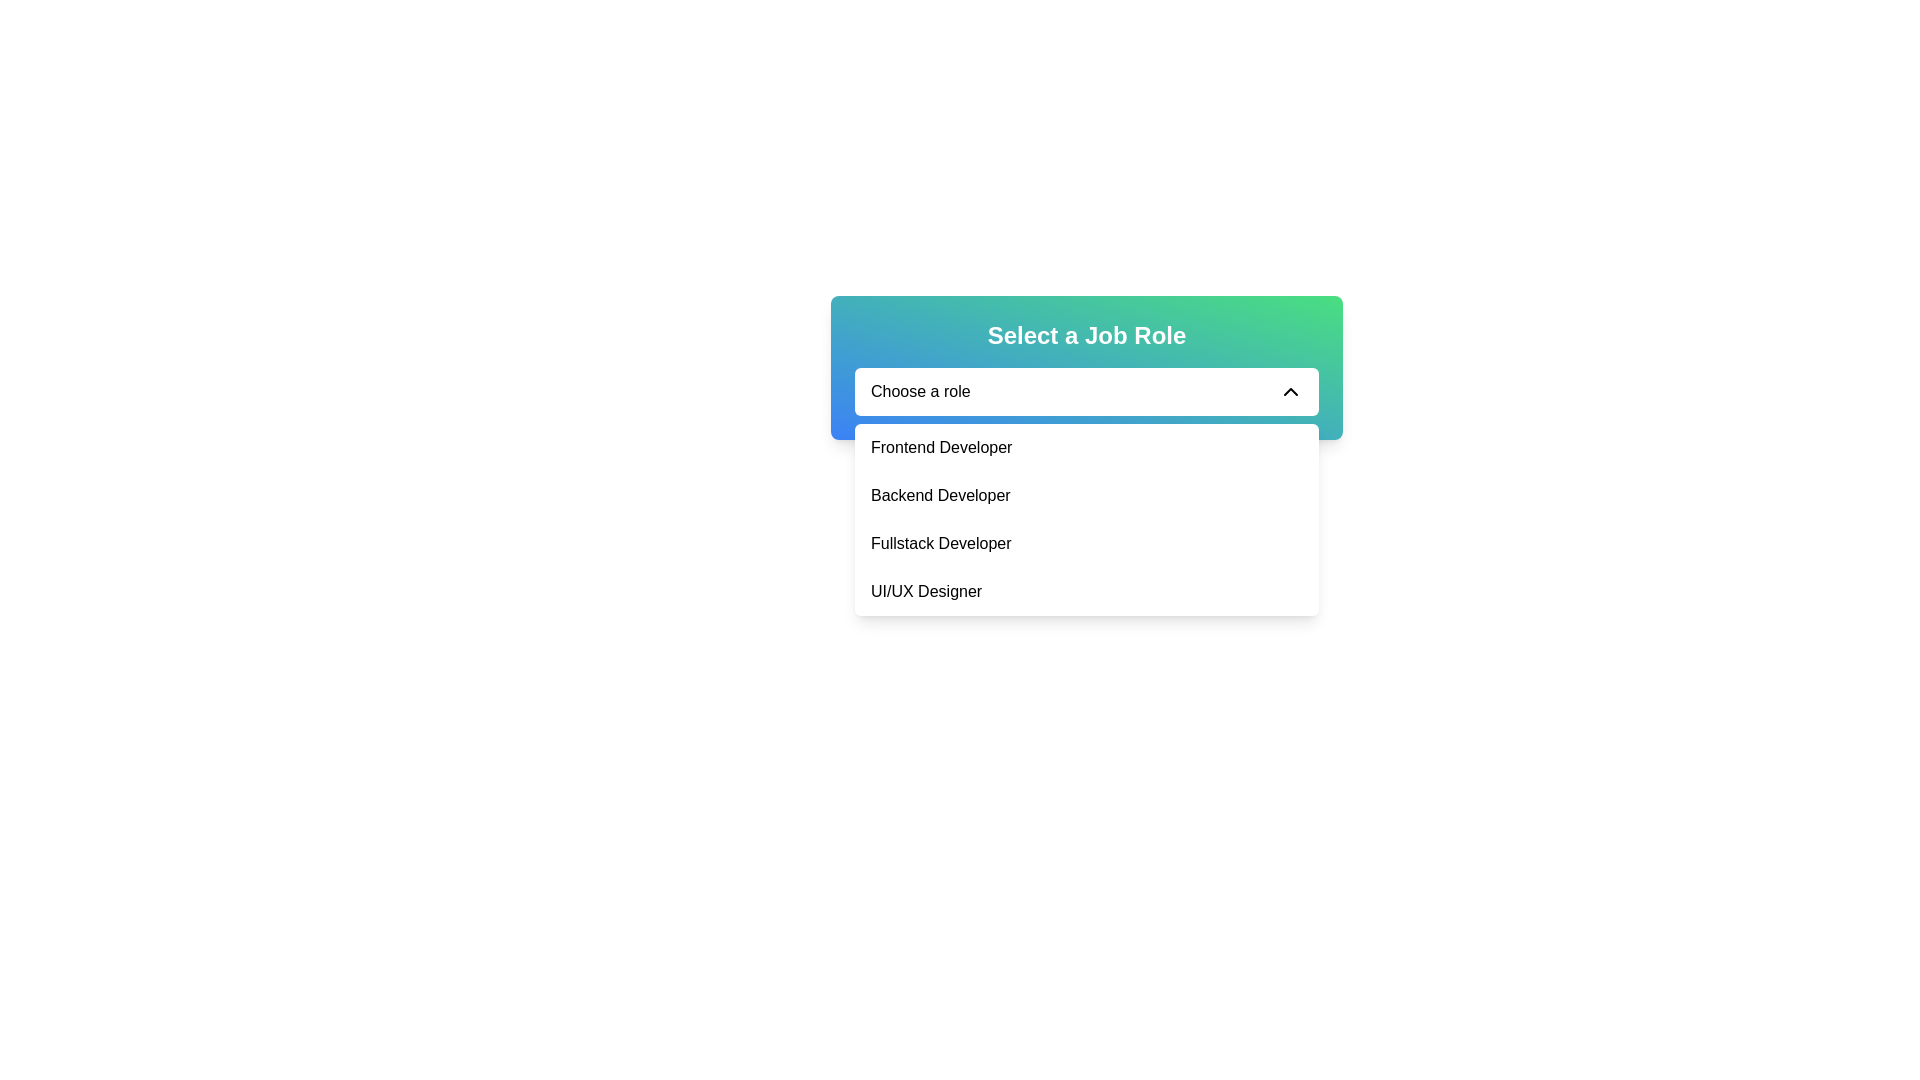  What do you see at coordinates (1291, 392) in the screenshot?
I see `the upwards-pointing chevron icon with a thin black outline located on the right side of the white selection box labeled 'Choose a role'` at bounding box center [1291, 392].